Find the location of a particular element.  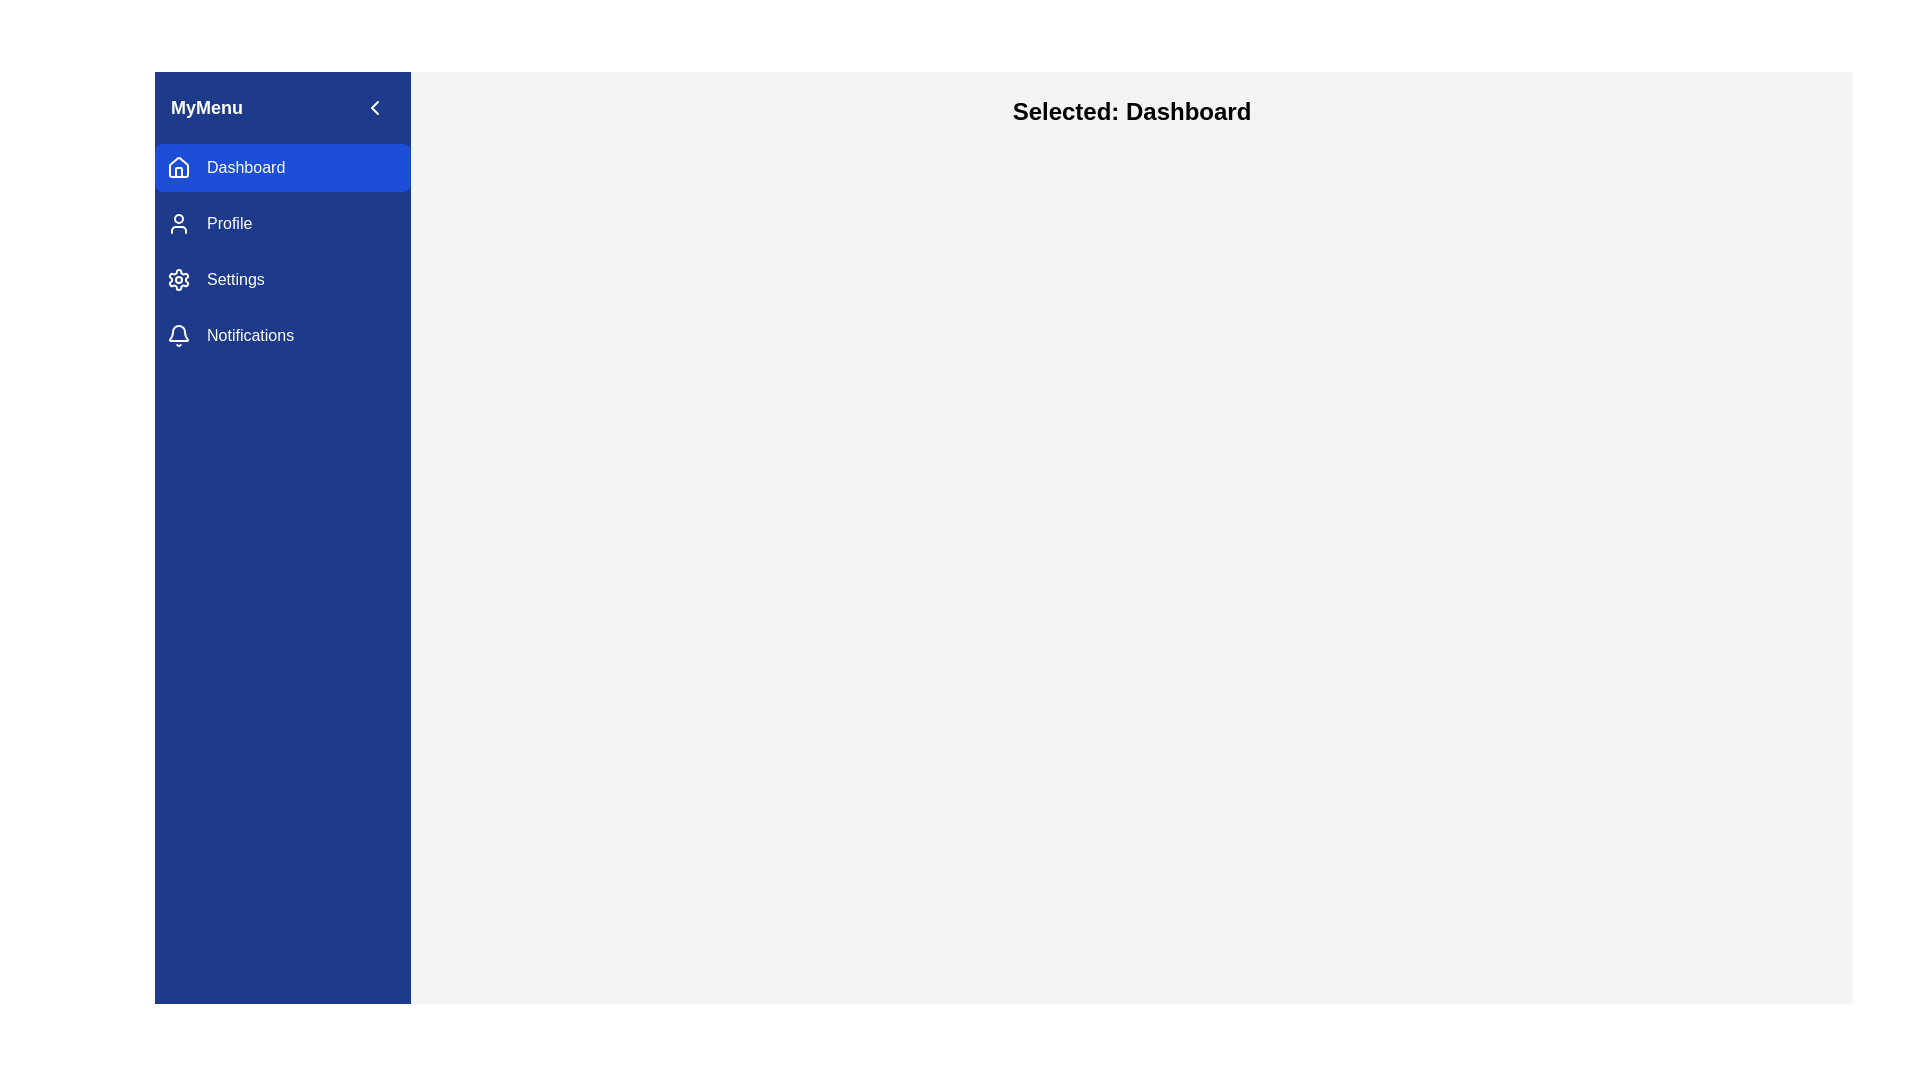

the 'Settings' menu item label, which is styled in white text on a blue background and is the third option in the vertical navigation menu is located at coordinates (235, 280).